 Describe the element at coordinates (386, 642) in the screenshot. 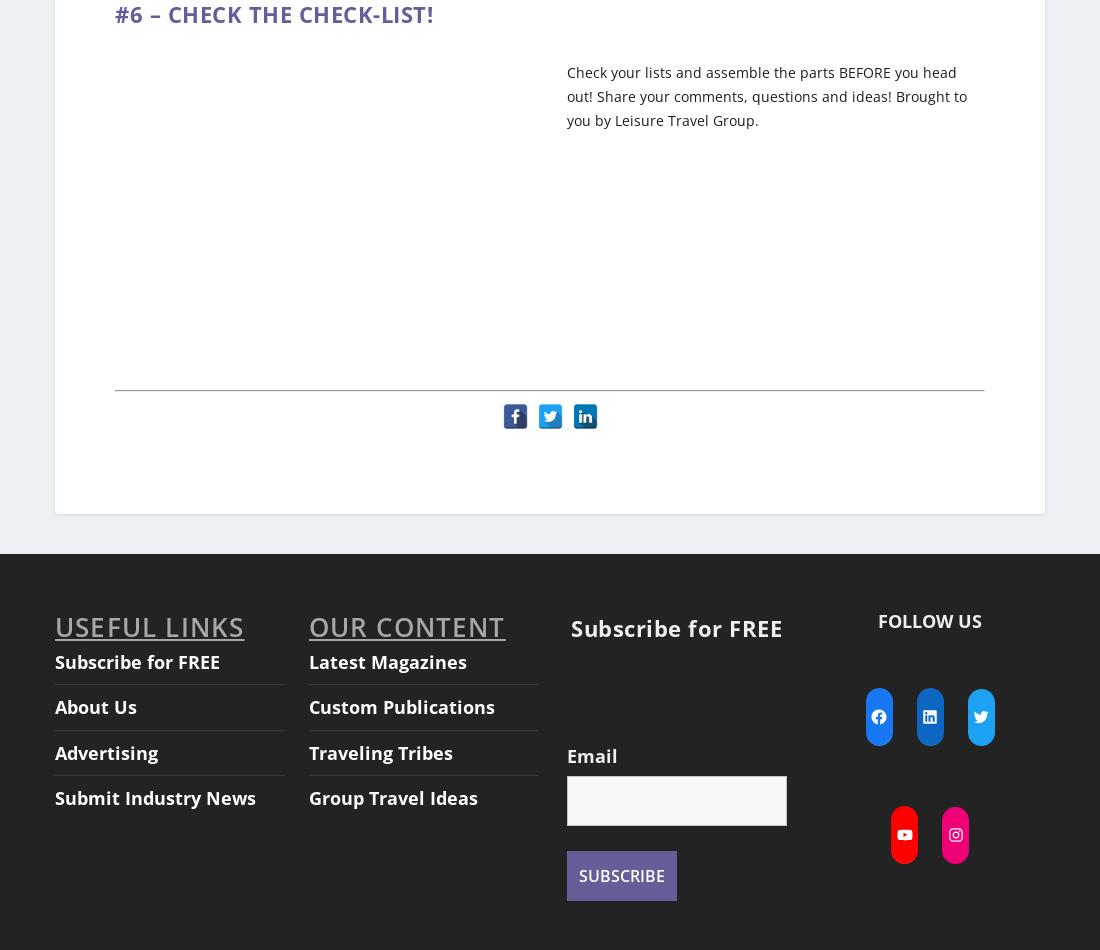

I see `'Latest Magazines'` at that location.